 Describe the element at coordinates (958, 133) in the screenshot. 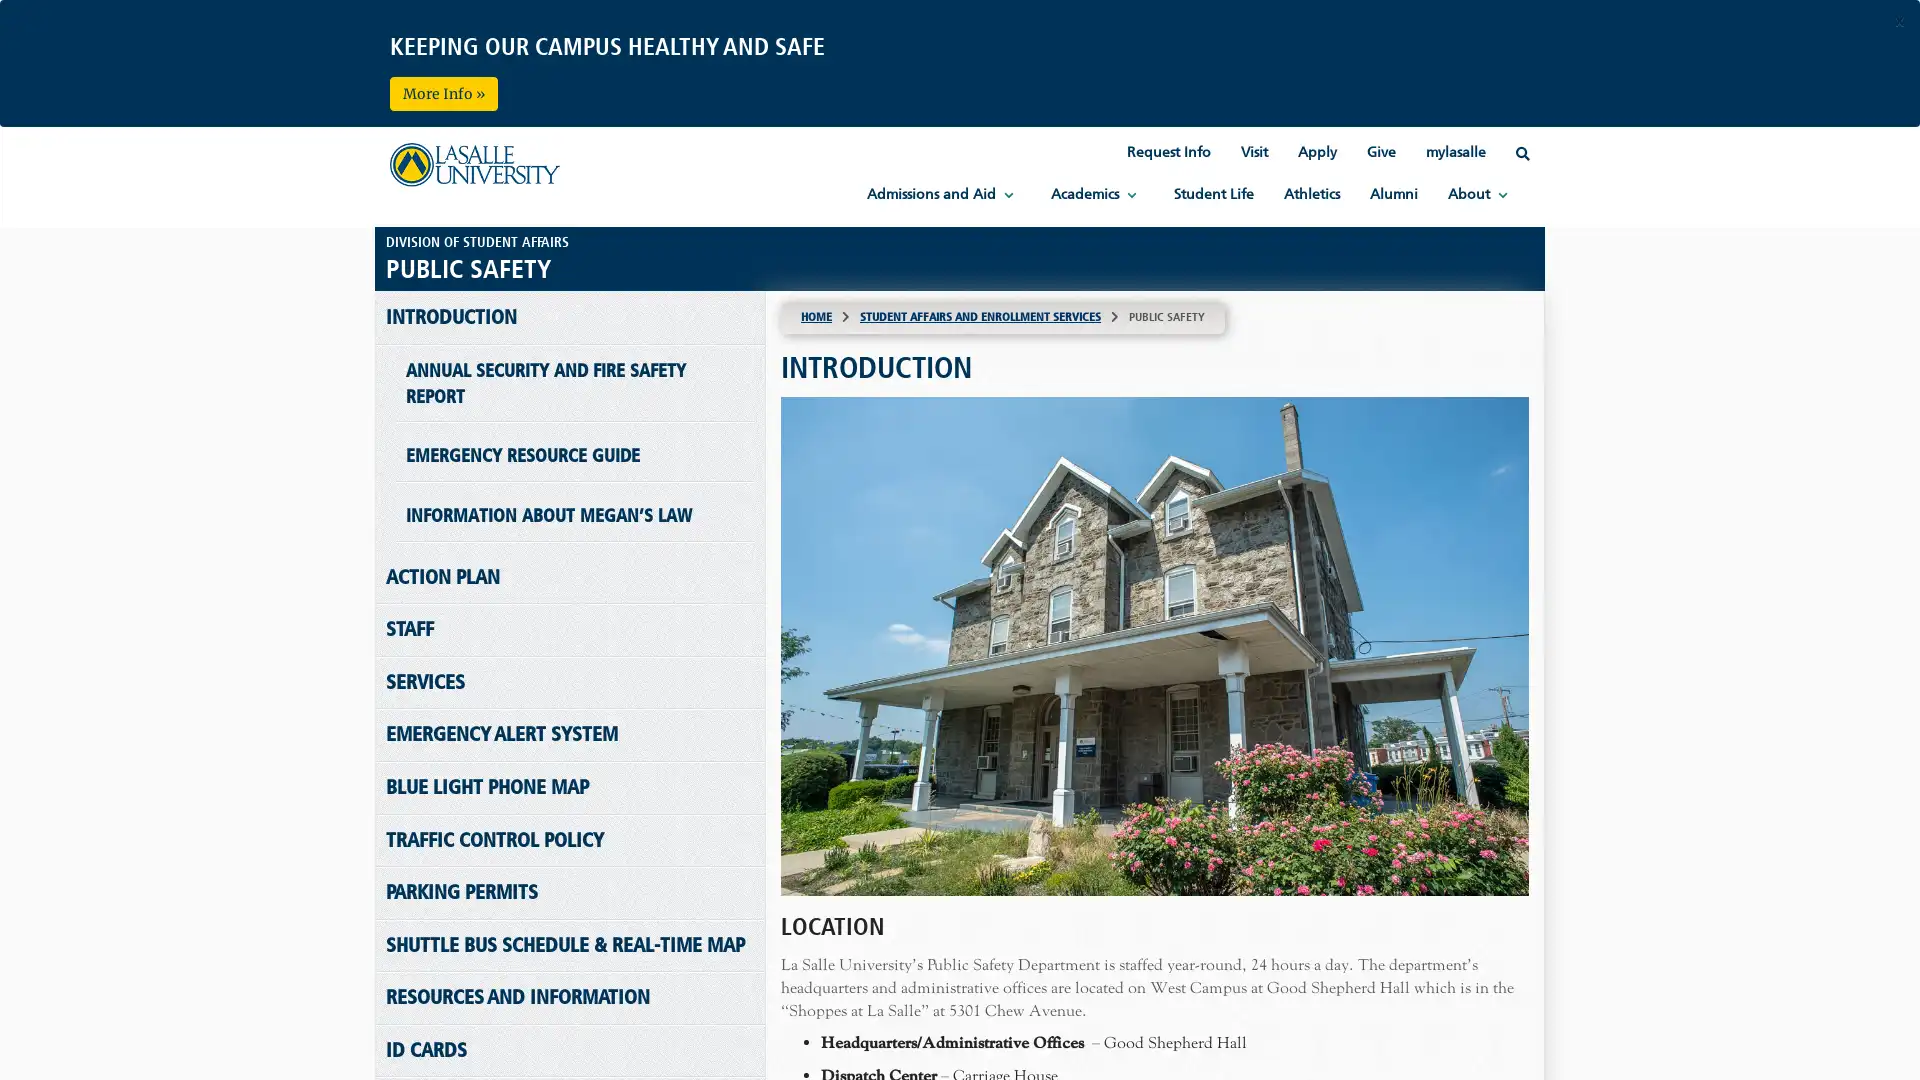

I see `Search Submit` at that location.